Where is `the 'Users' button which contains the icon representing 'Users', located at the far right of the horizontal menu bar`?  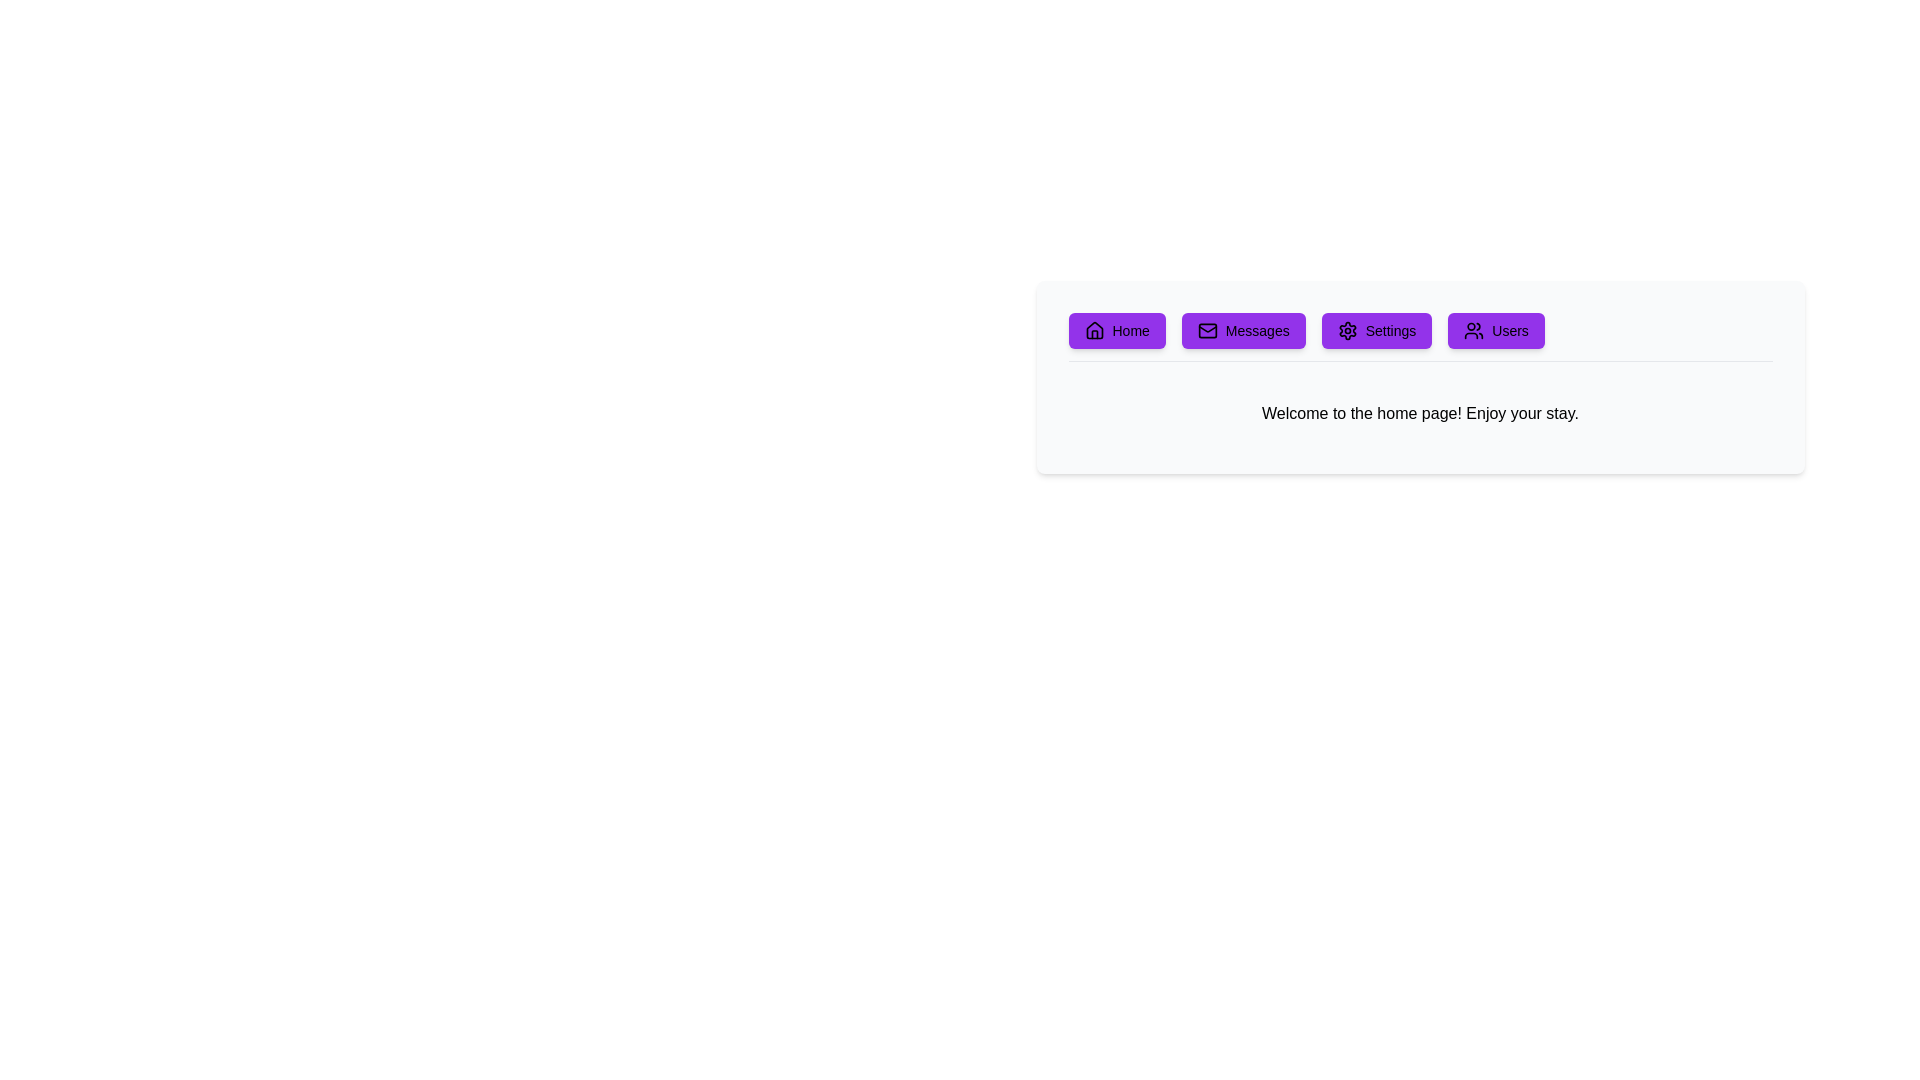
the 'Users' button which contains the icon representing 'Users', located at the far right of the horizontal menu bar is located at coordinates (1473, 330).